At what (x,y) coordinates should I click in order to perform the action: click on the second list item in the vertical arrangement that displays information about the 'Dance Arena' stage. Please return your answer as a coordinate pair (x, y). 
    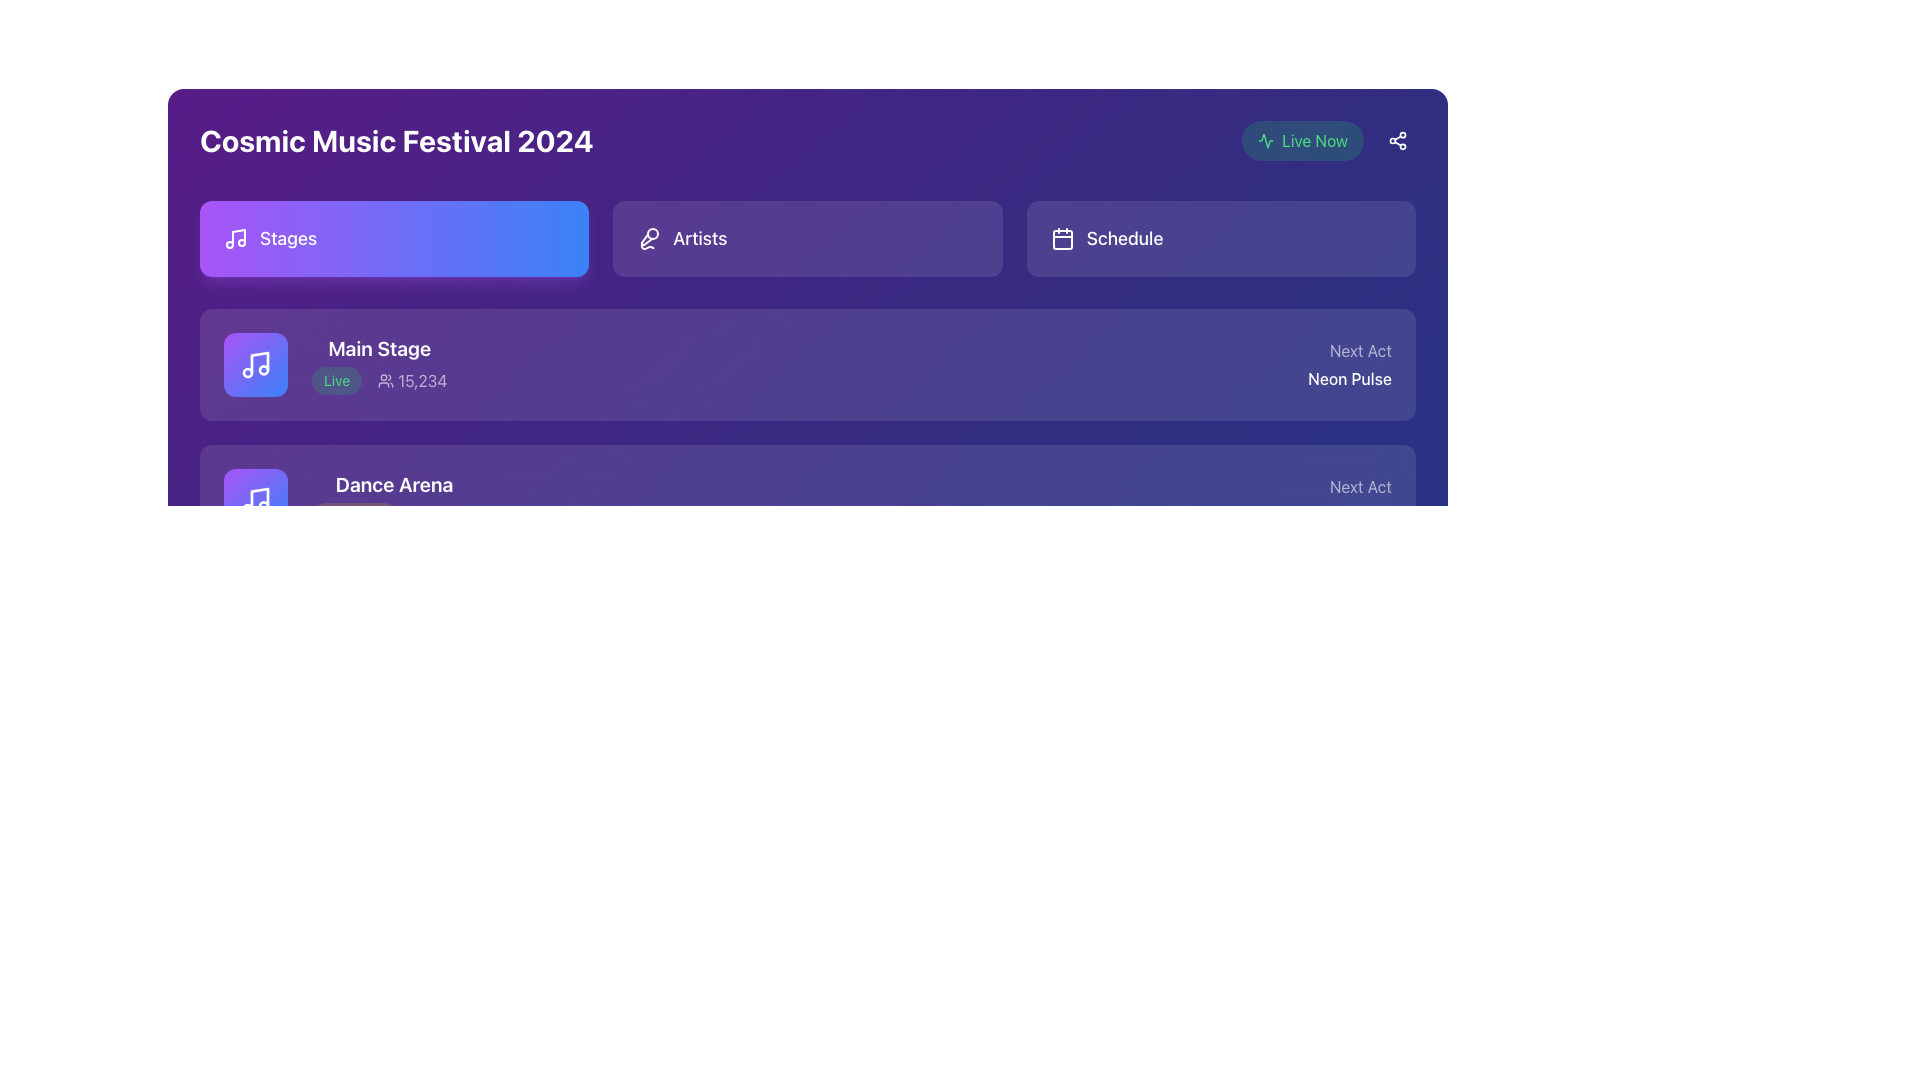
    Looking at the image, I should click on (807, 500).